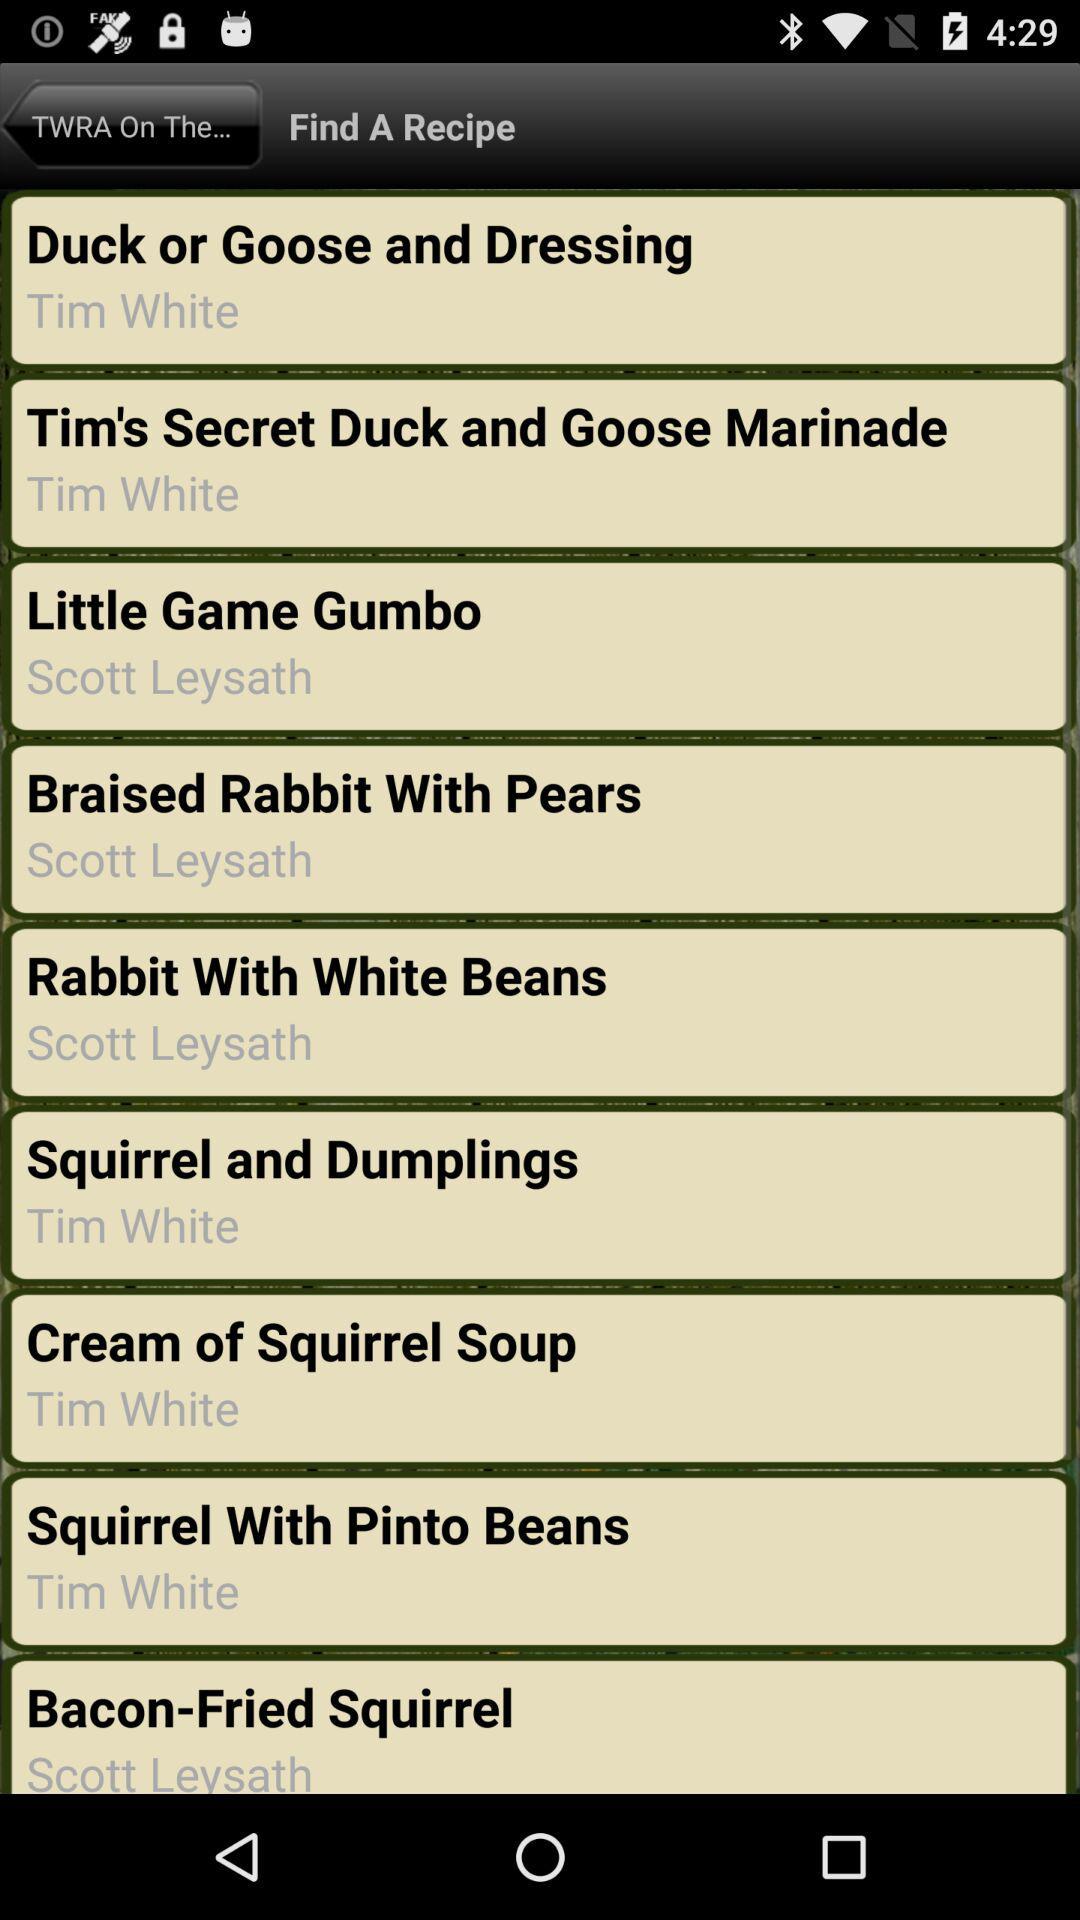 The height and width of the screenshot is (1920, 1080). Describe the element at coordinates (327, 1522) in the screenshot. I see `squirrel with pinto` at that location.